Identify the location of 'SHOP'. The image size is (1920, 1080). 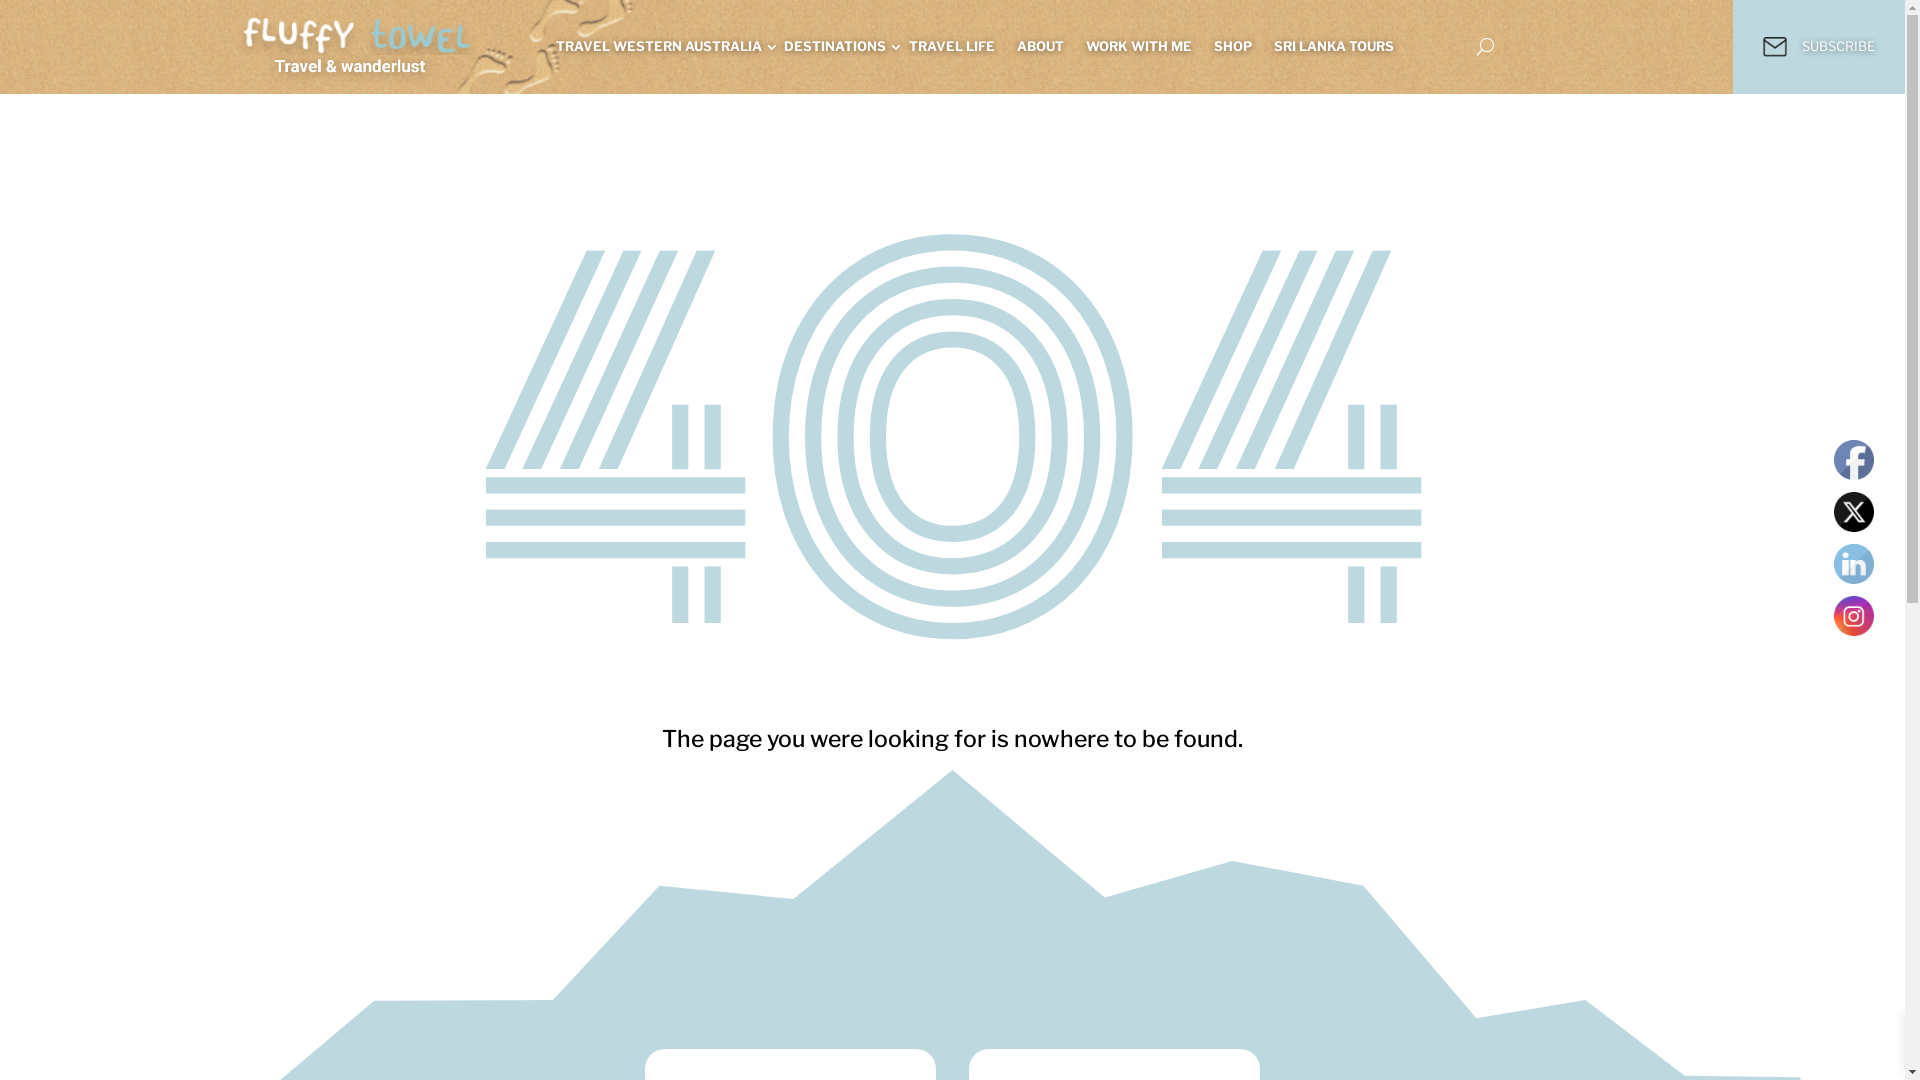
(1213, 45).